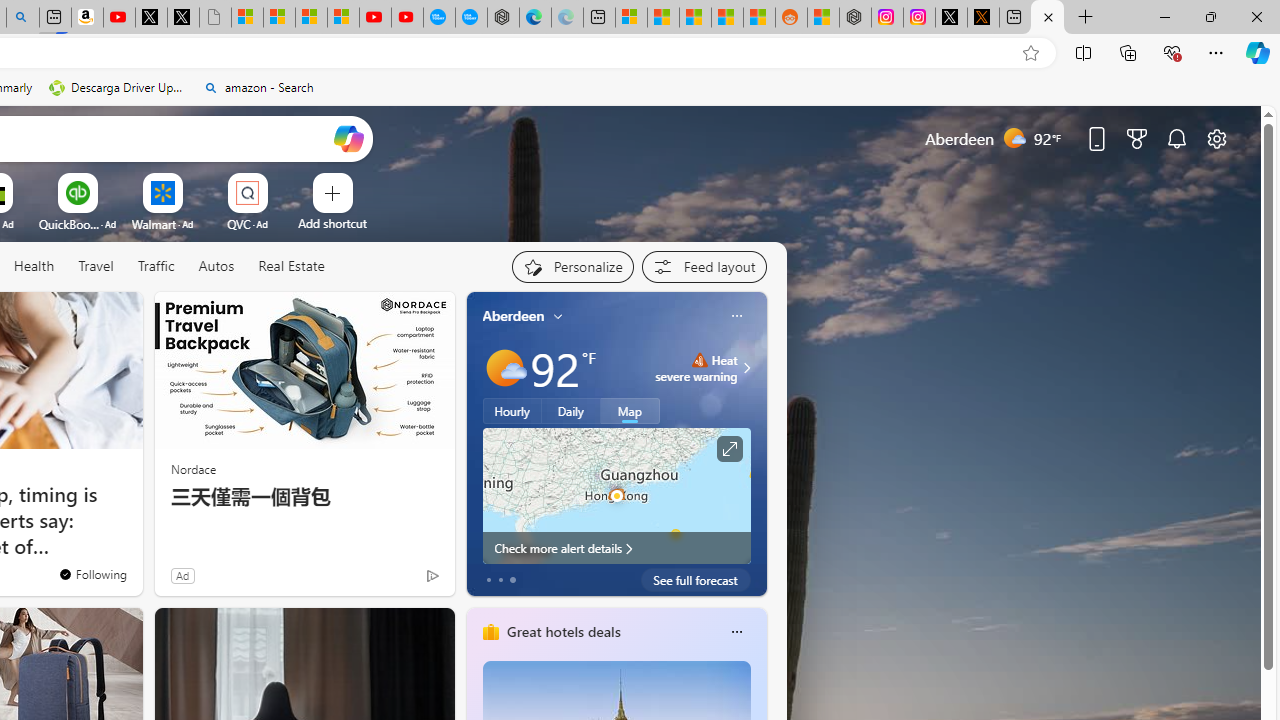 The width and height of the screenshot is (1280, 720). What do you see at coordinates (512, 410) in the screenshot?
I see `'Hourly'` at bounding box center [512, 410].